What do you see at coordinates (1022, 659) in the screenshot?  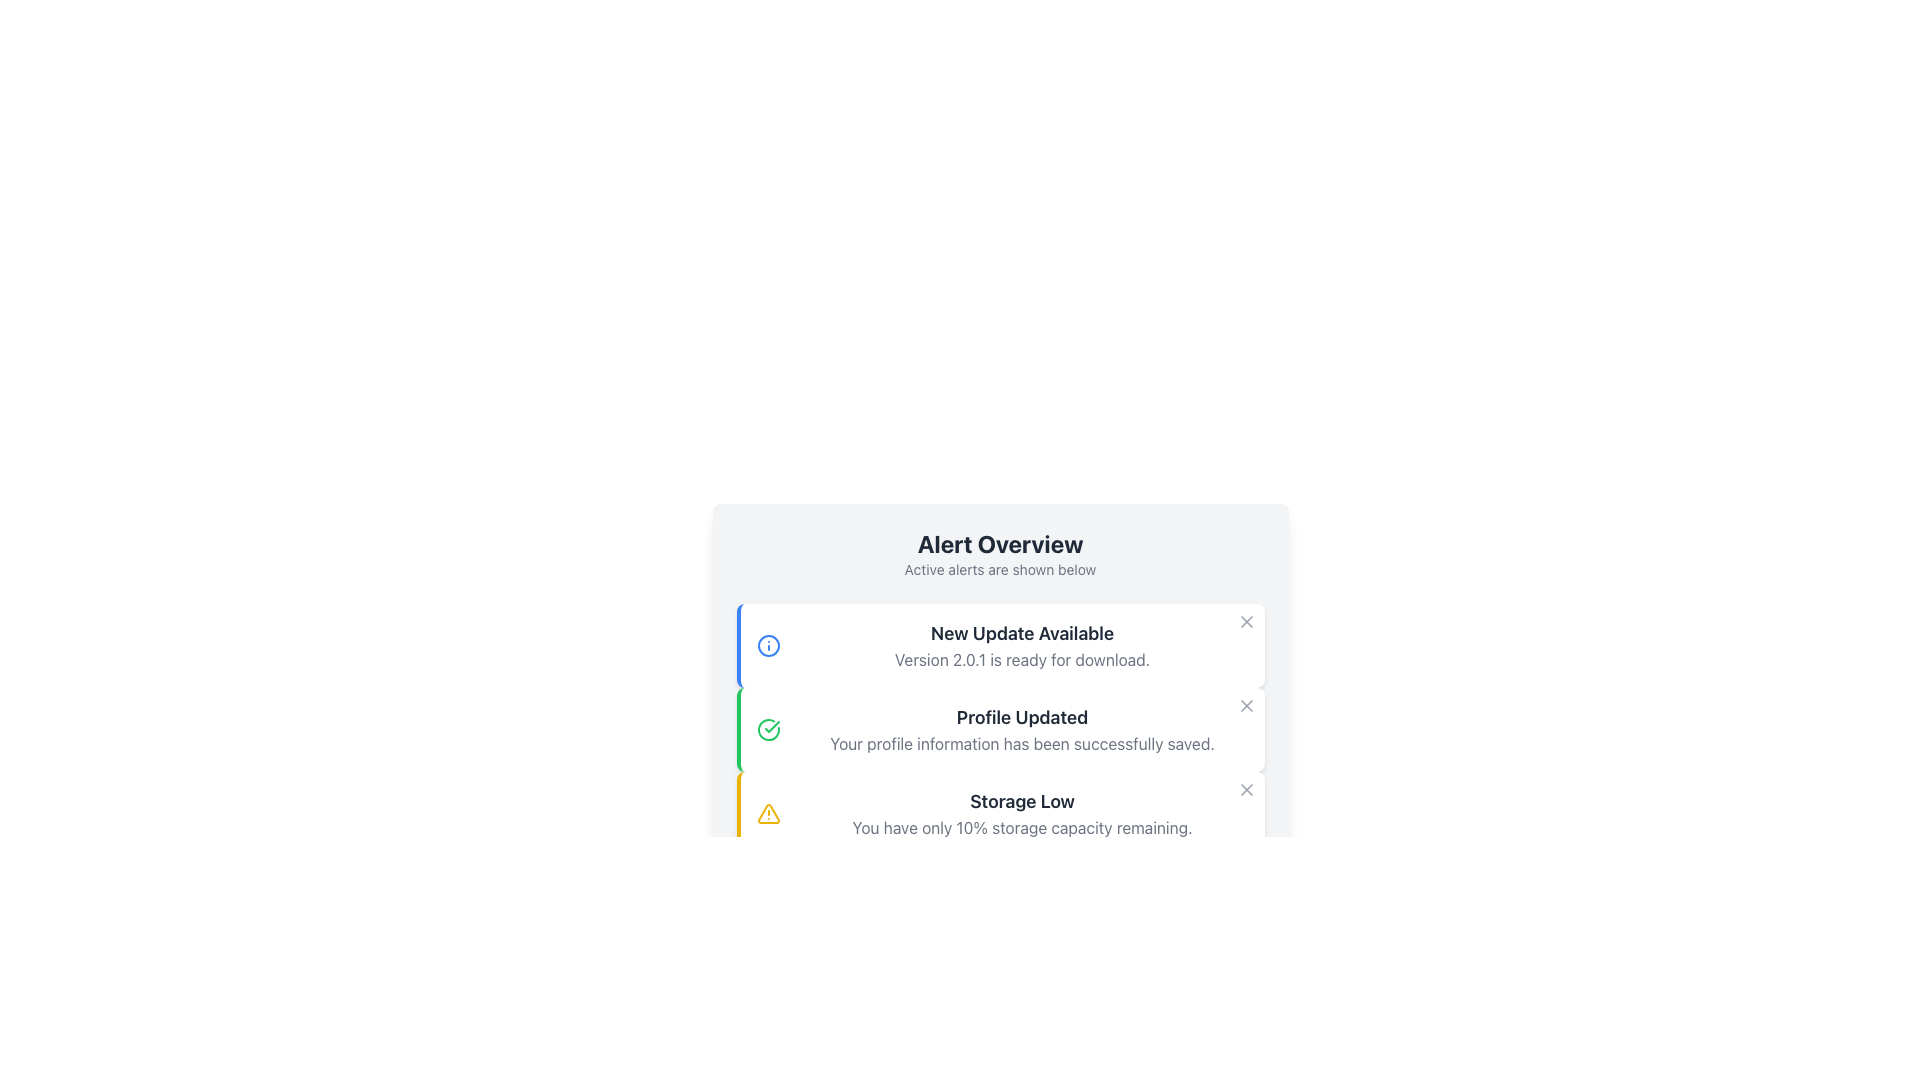 I see `the text providing information about a new software update available for download, located below 'New Update Available' in the alert box under 'Alert Overview'` at bounding box center [1022, 659].